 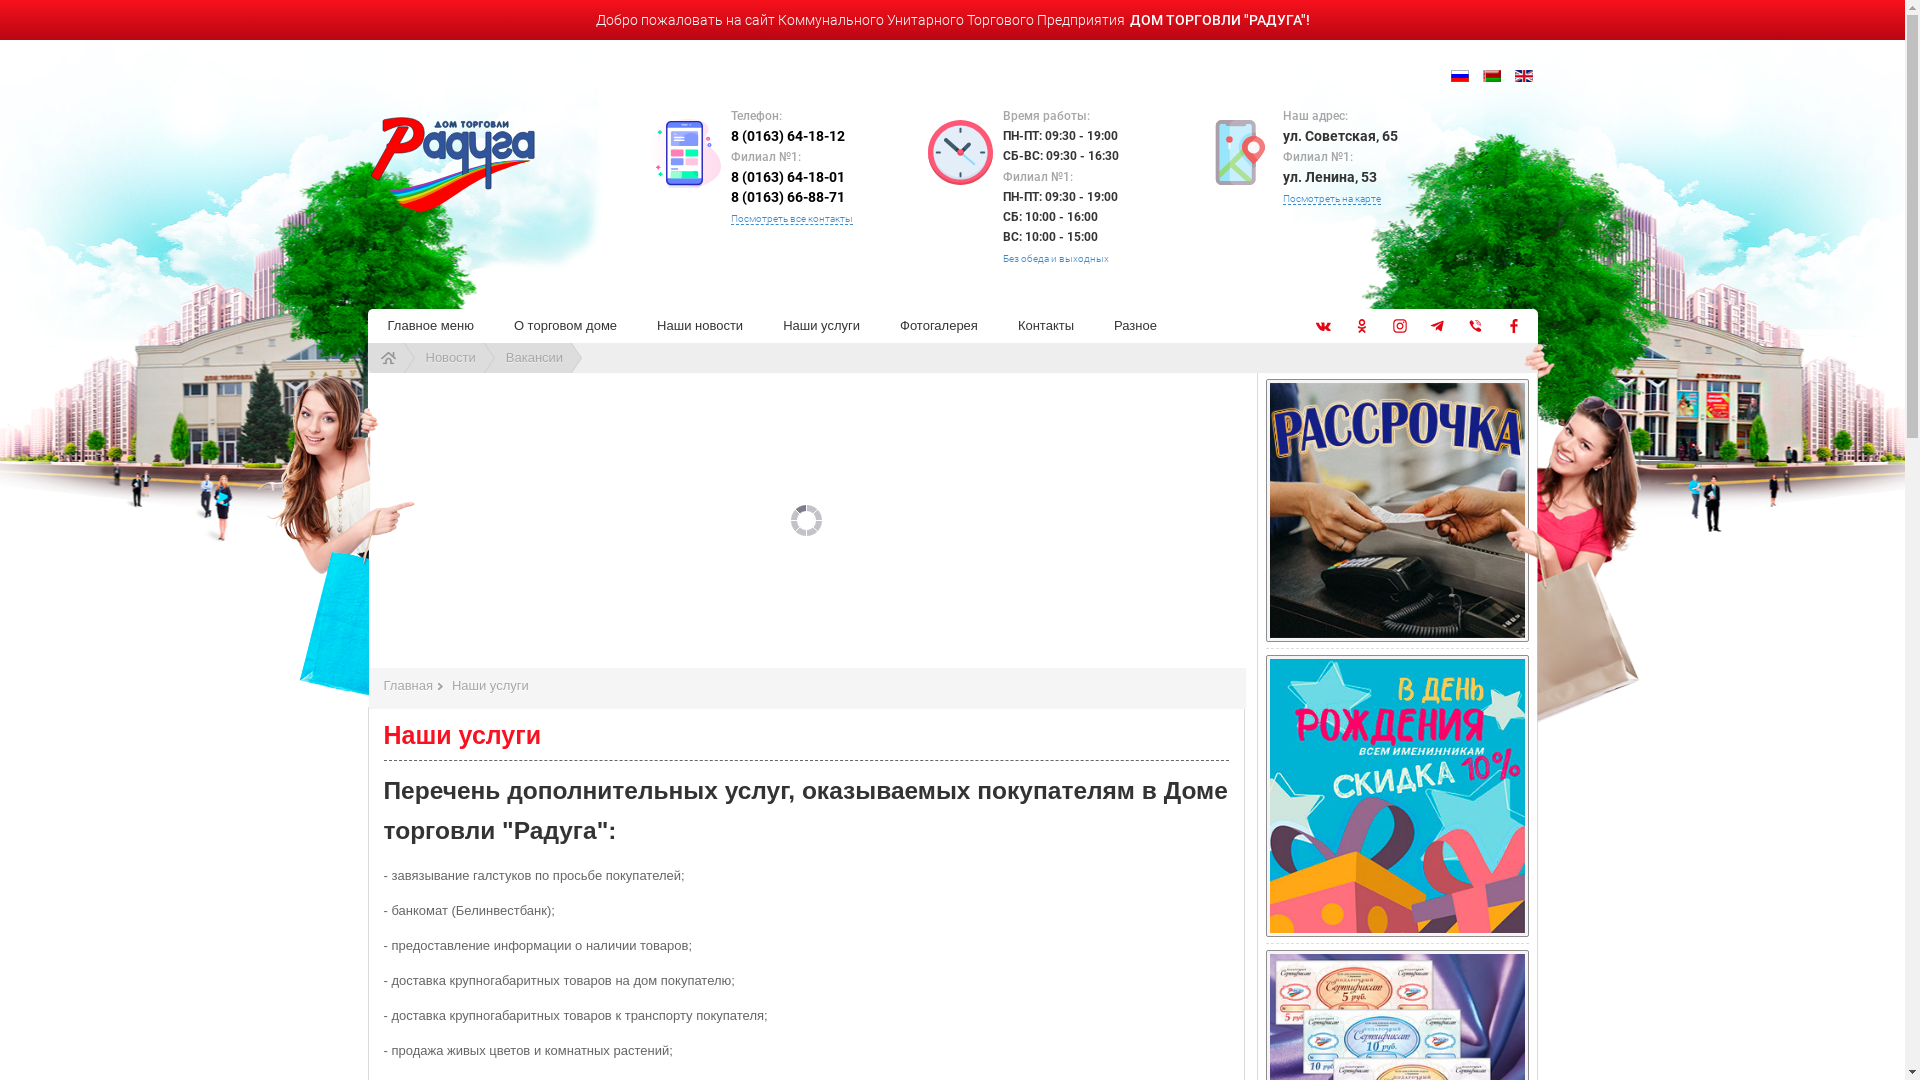 I want to click on '8 (0163) 64-18-12', so click(x=786, y=135).